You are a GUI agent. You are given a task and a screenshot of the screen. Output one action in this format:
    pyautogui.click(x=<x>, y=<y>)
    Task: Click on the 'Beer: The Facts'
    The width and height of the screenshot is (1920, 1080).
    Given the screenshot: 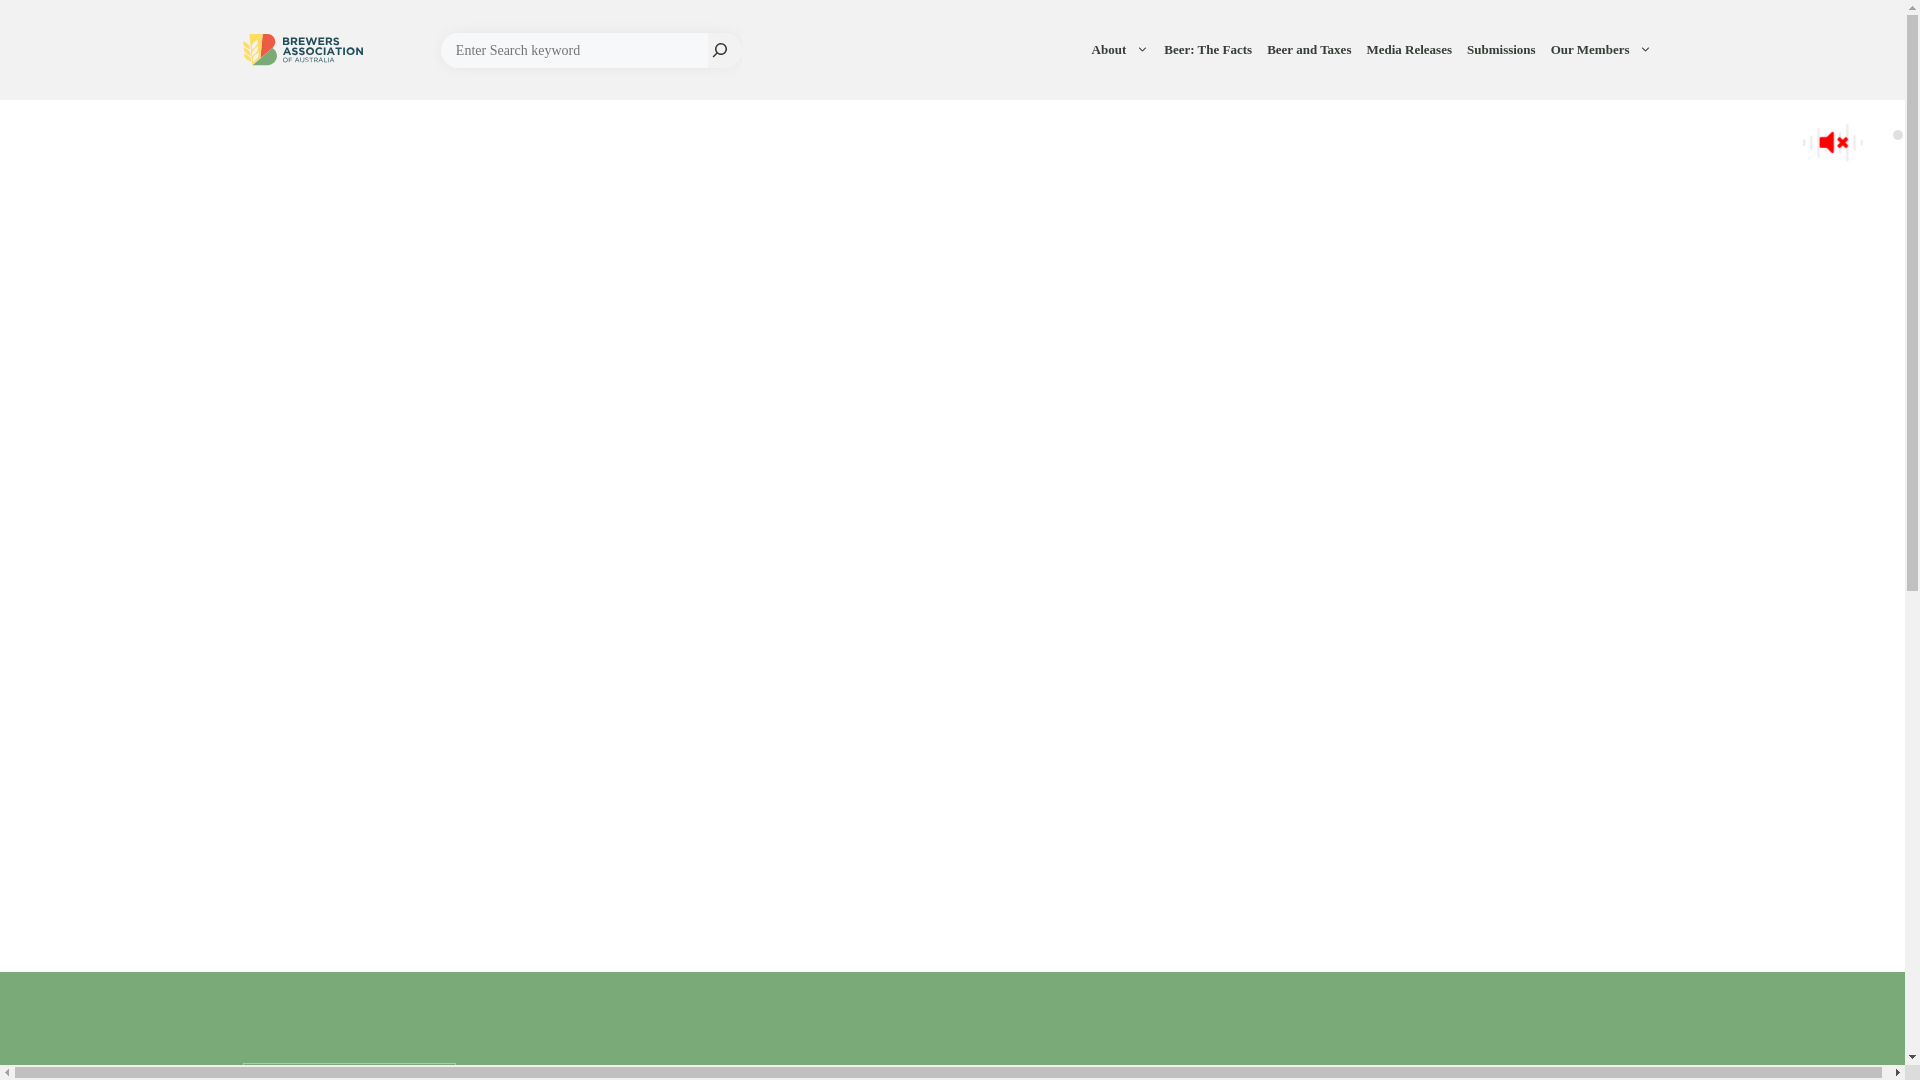 What is the action you would take?
    pyautogui.click(x=1209, y=49)
    